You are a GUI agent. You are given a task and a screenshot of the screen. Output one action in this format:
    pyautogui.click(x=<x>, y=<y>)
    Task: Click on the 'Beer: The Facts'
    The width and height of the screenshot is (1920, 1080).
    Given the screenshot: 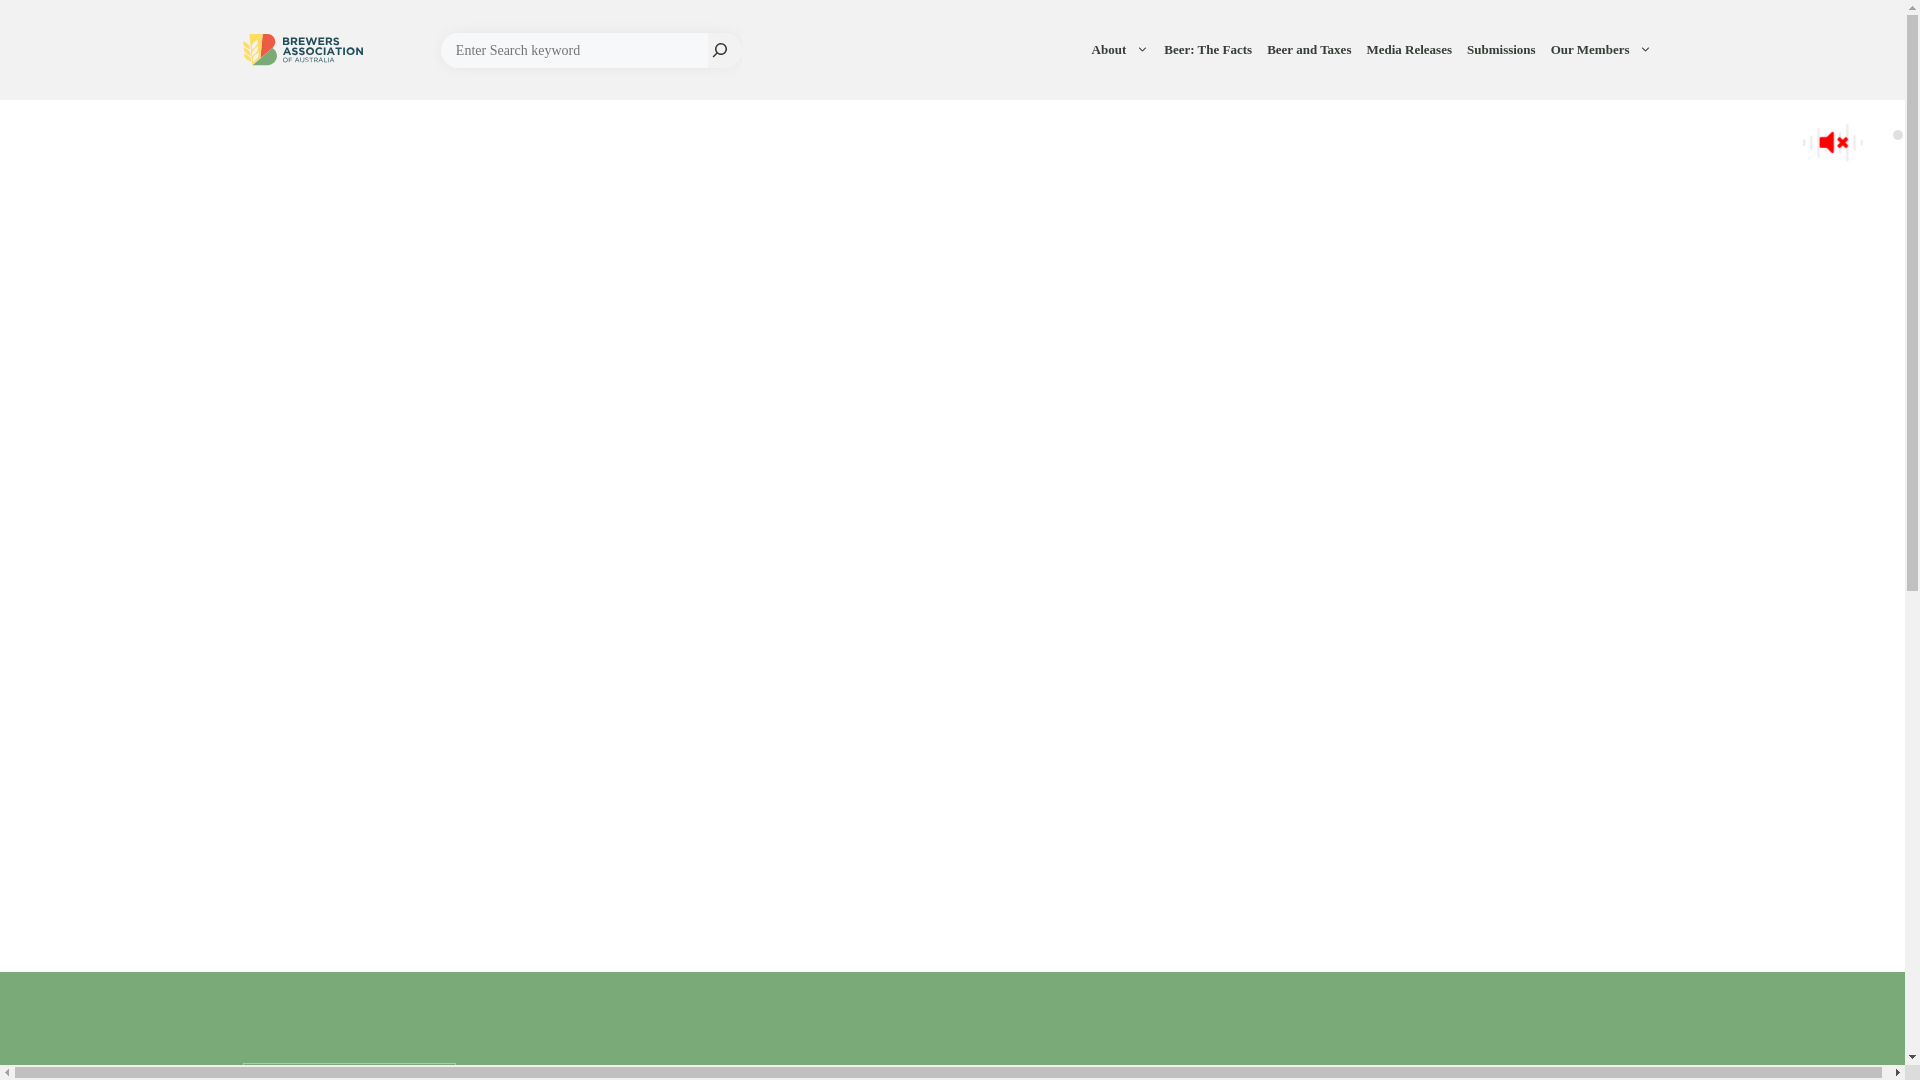 What is the action you would take?
    pyautogui.click(x=1209, y=49)
    